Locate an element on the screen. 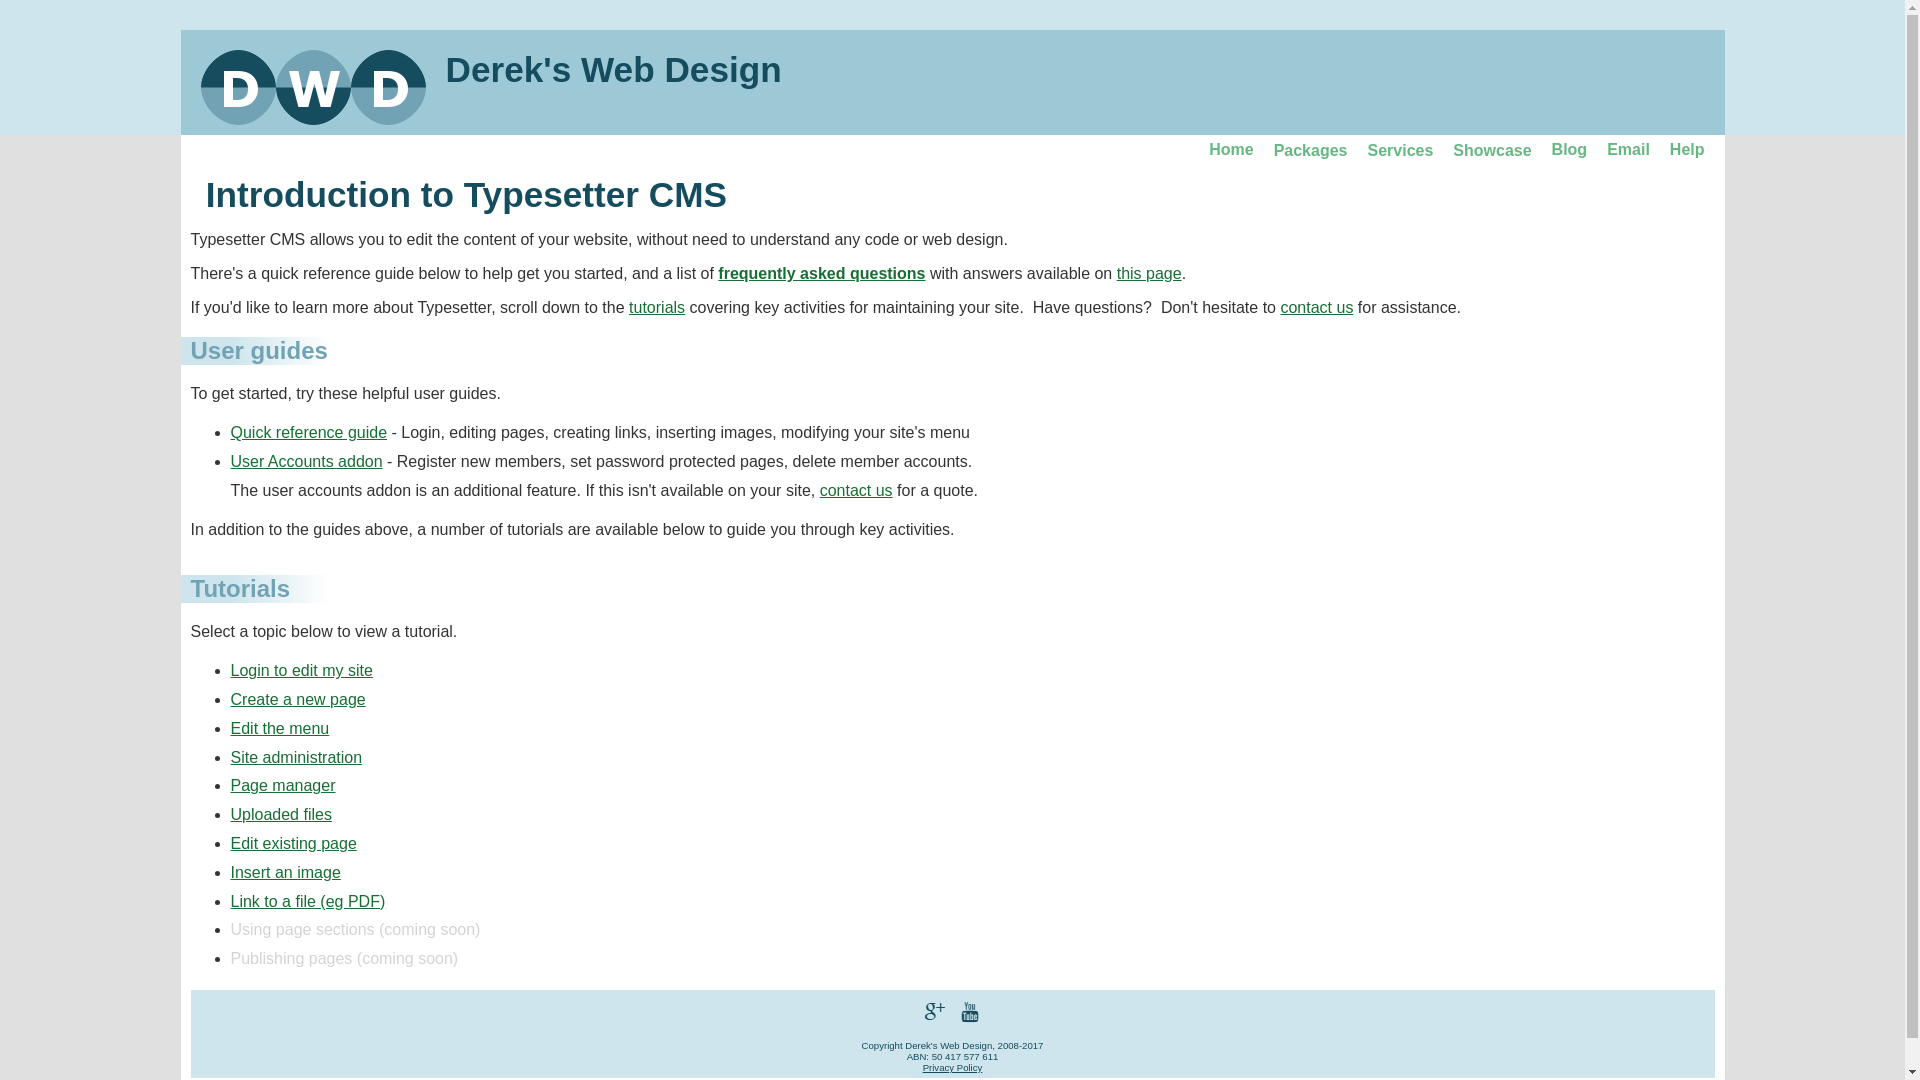  'Help' is located at coordinates (1686, 149).